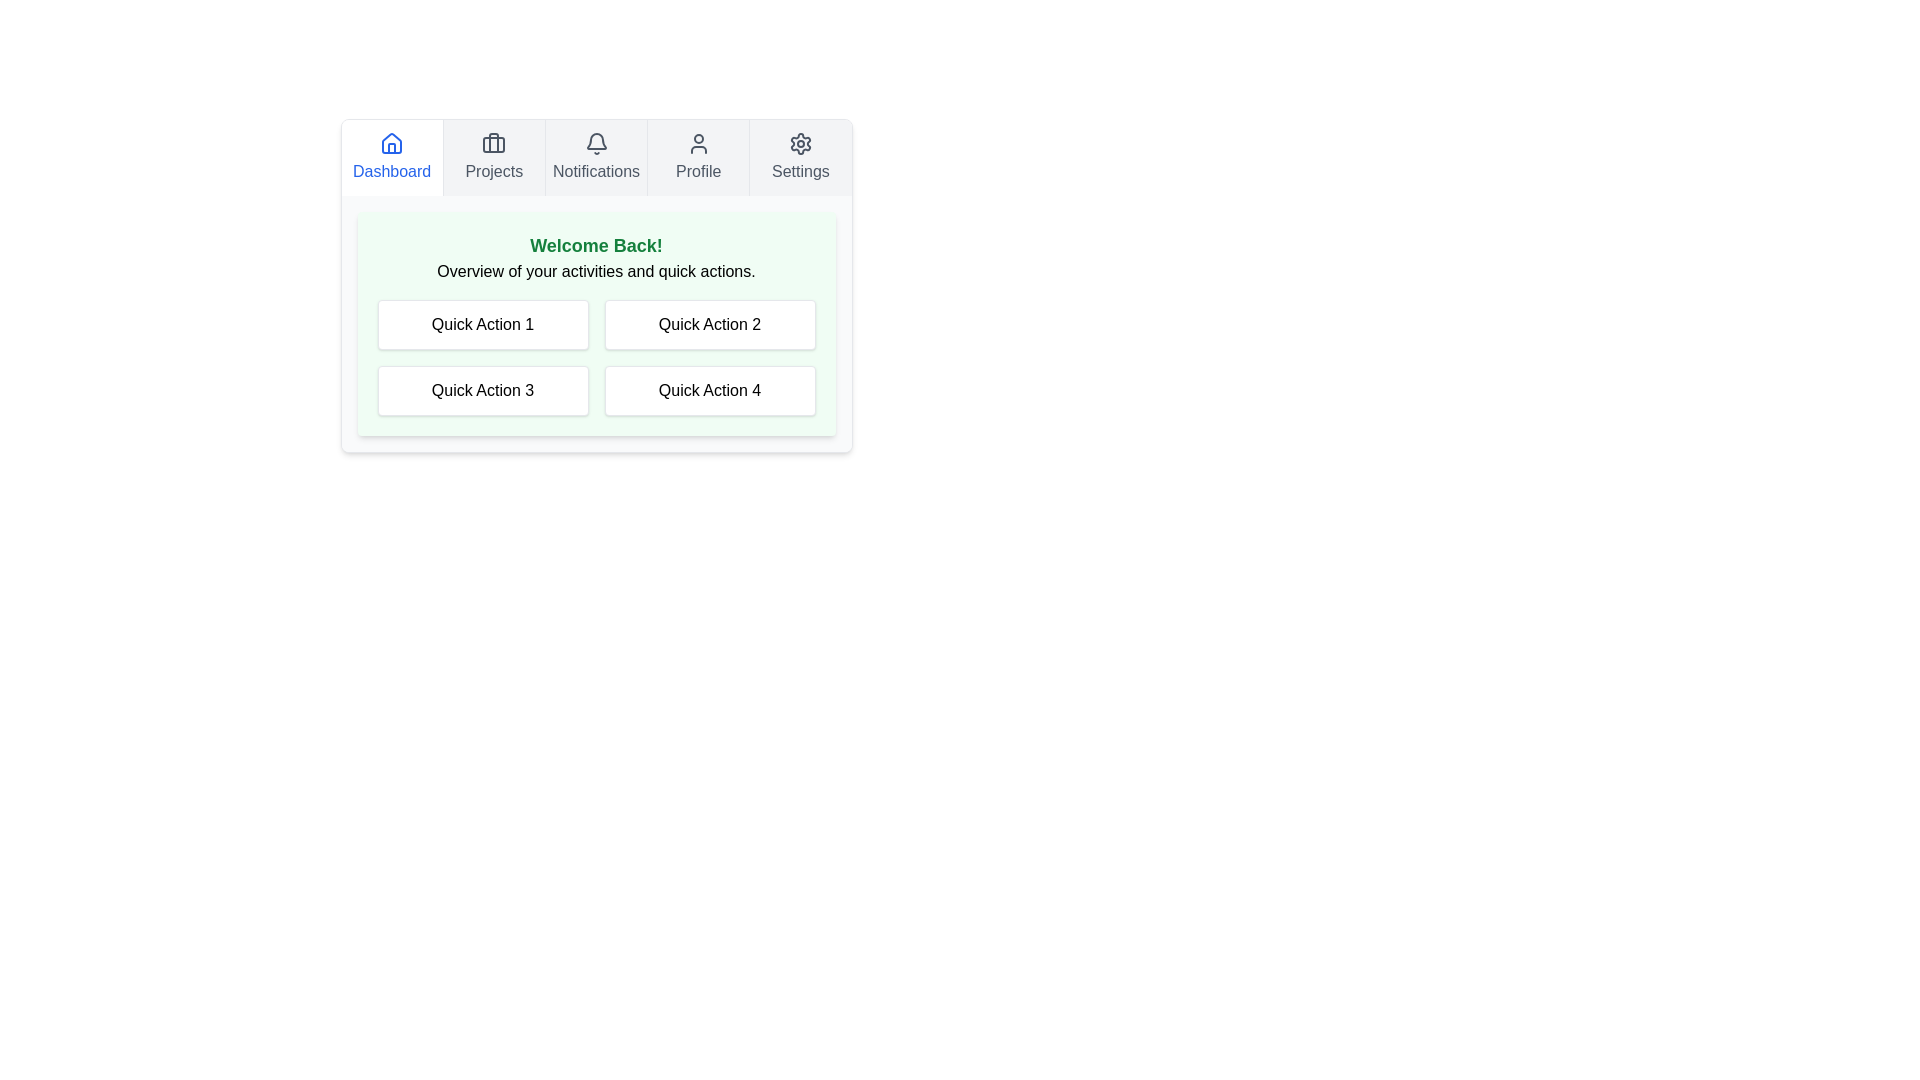 The width and height of the screenshot is (1920, 1080). I want to click on the 'Quick Action 4' button, which is the last button in a 2x2 grid layout under the heading 'Overview of your activities and quick actions.', so click(710, 390).